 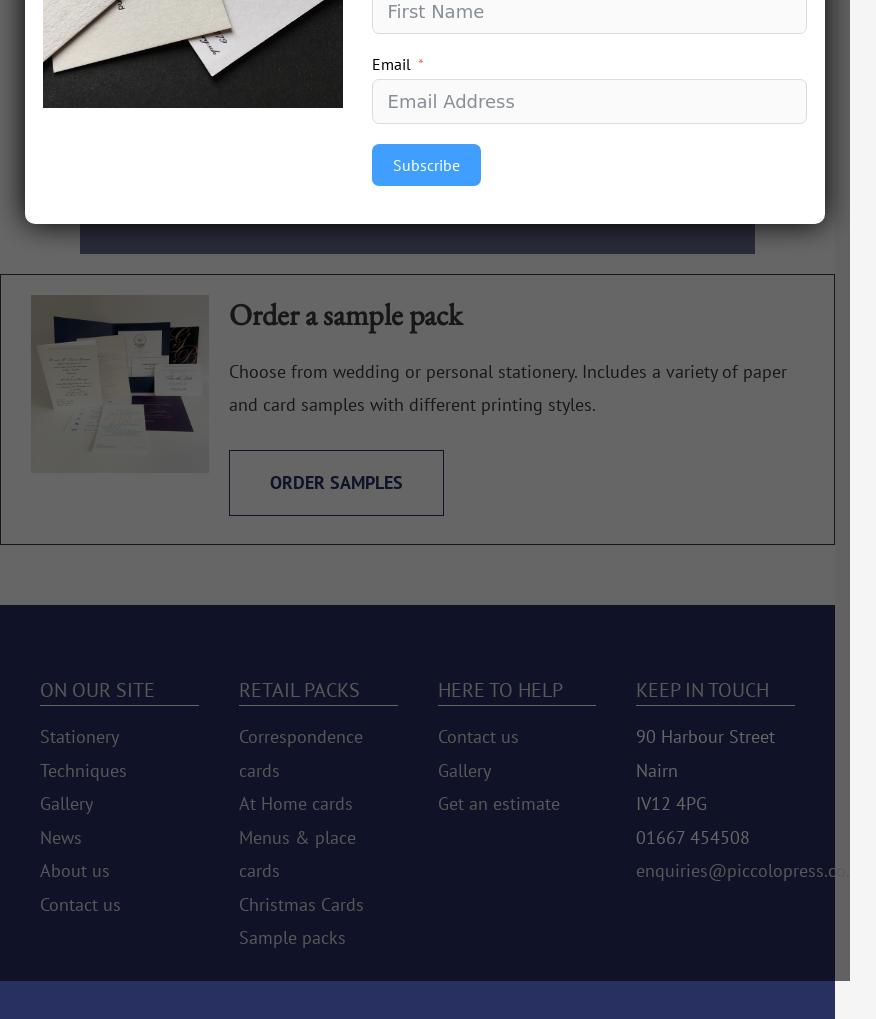 What do you see at coordinates (291, 936) in the screenshot?
I see `'Sample packs'` at bounding box center [291, 936].